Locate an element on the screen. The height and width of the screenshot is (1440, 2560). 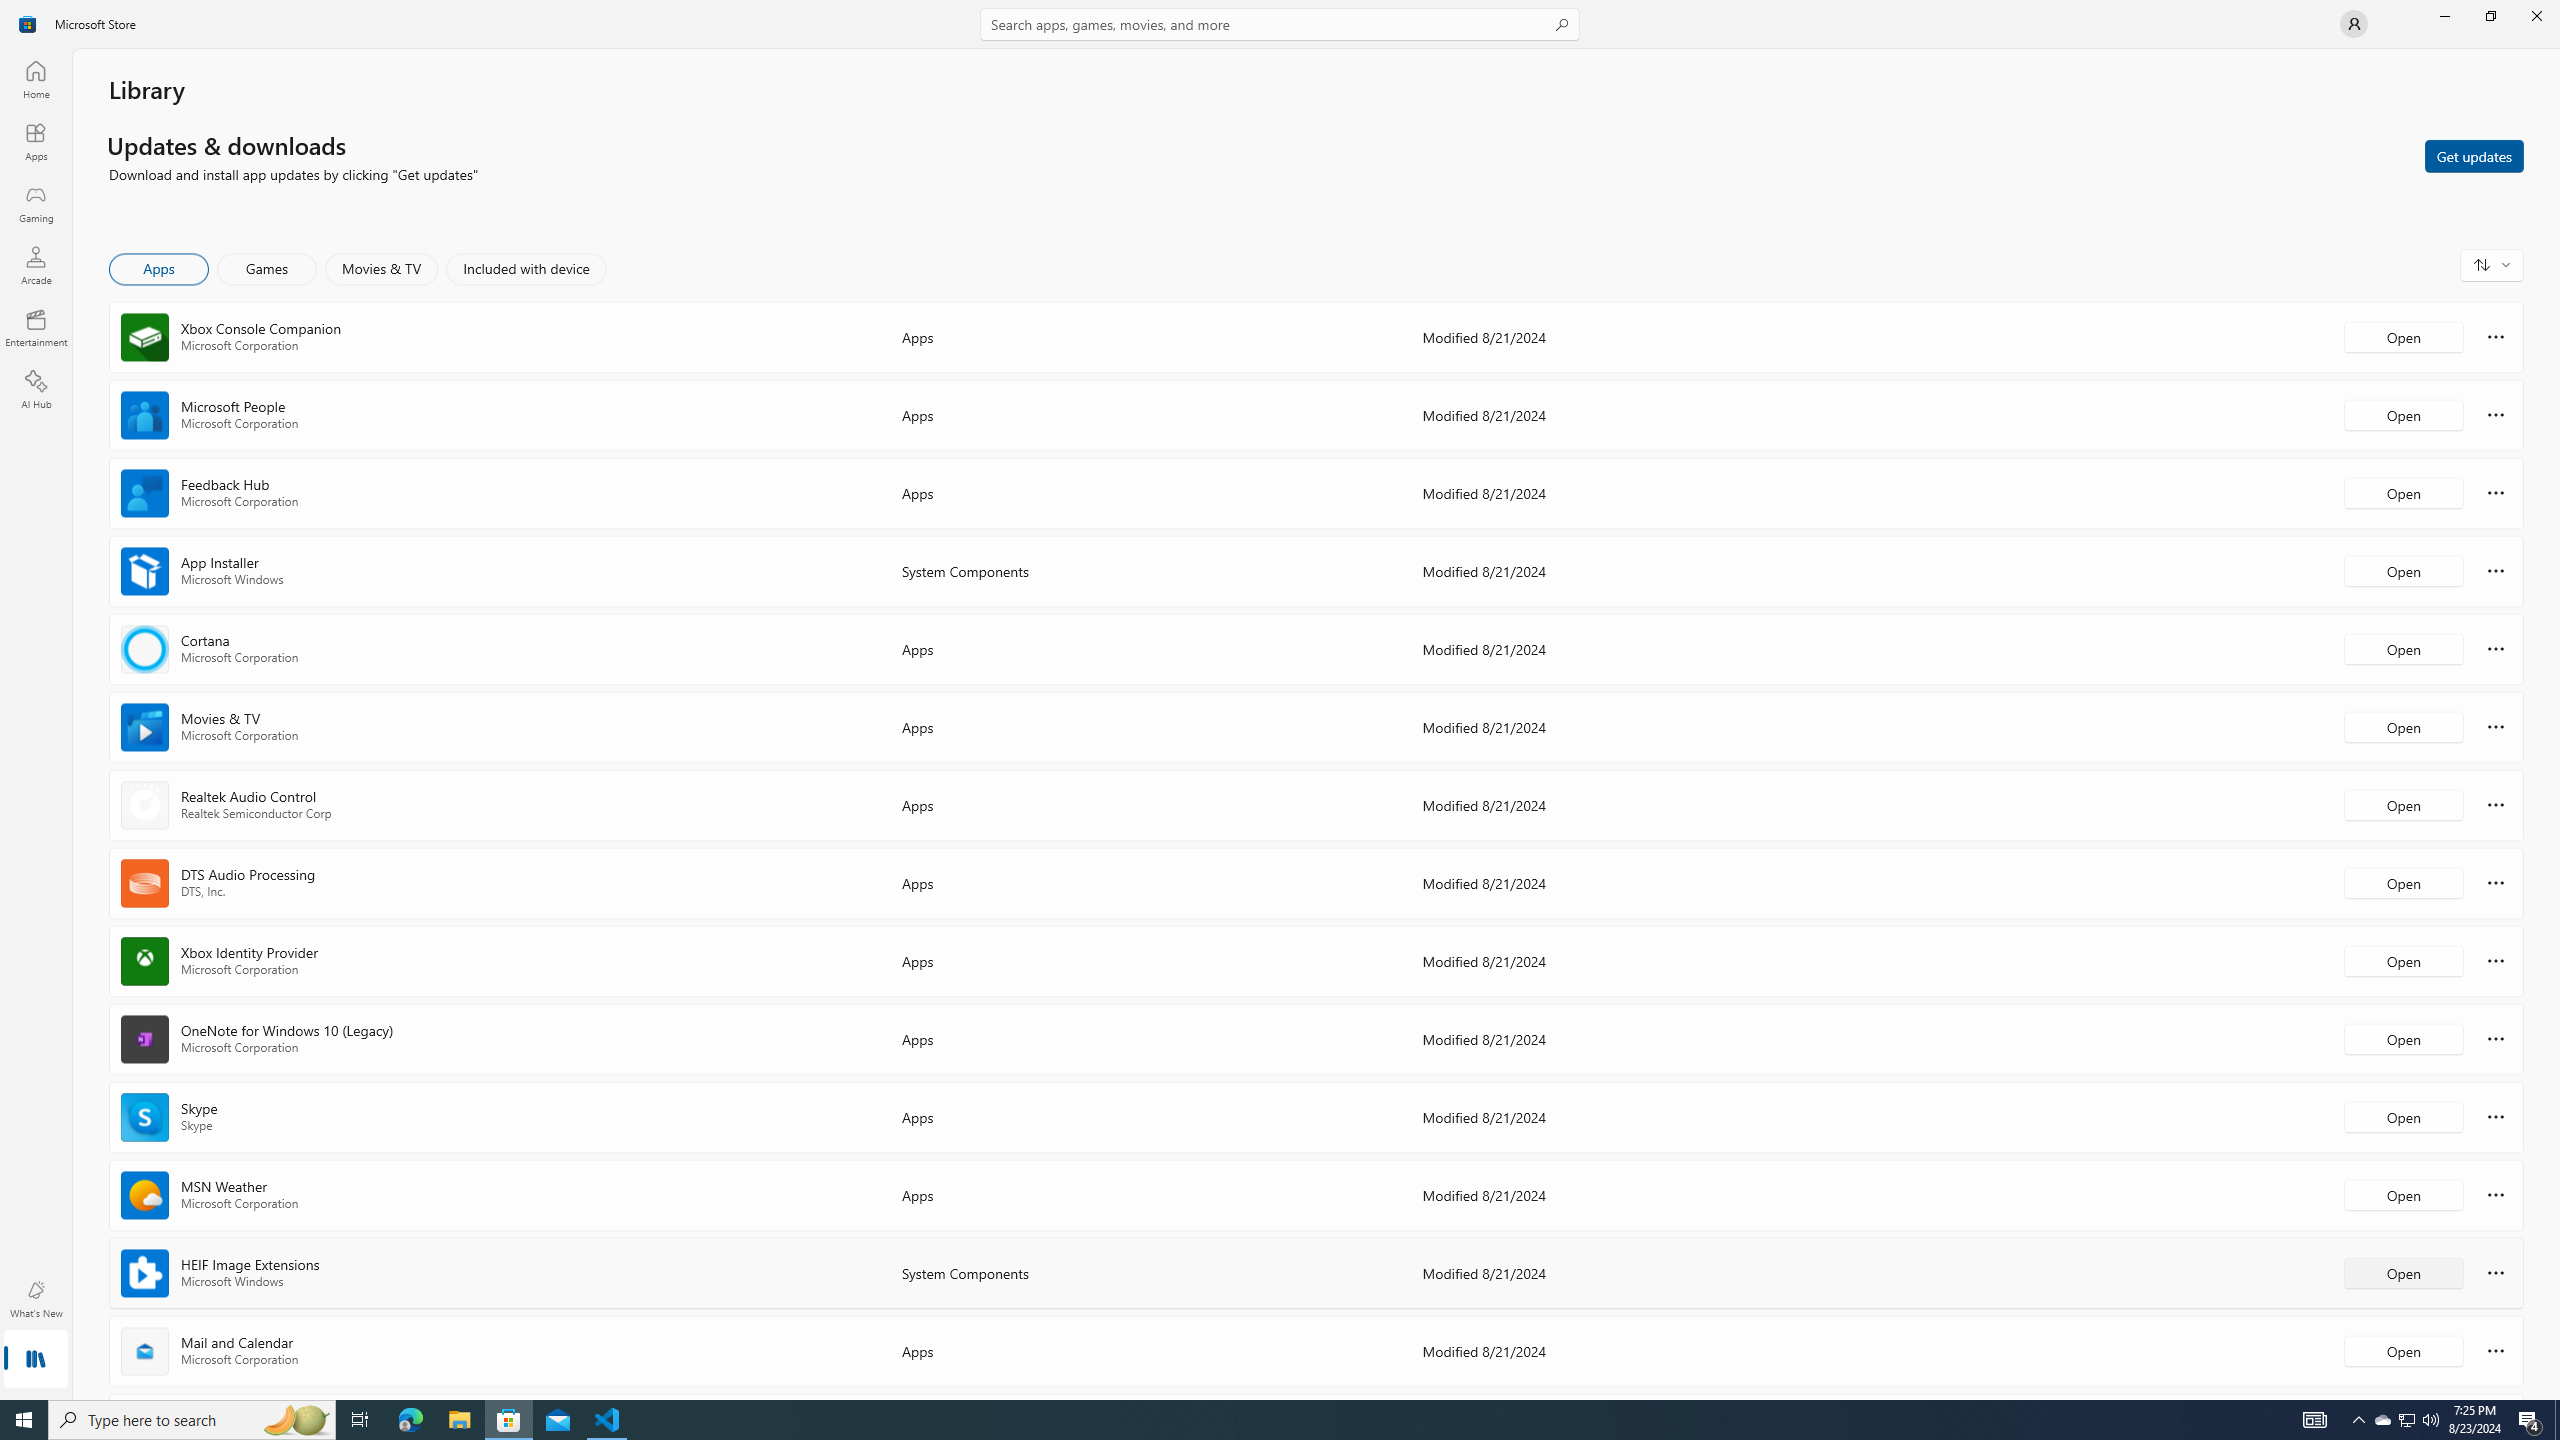
'Arcade' is located at coordinates (34, 264).